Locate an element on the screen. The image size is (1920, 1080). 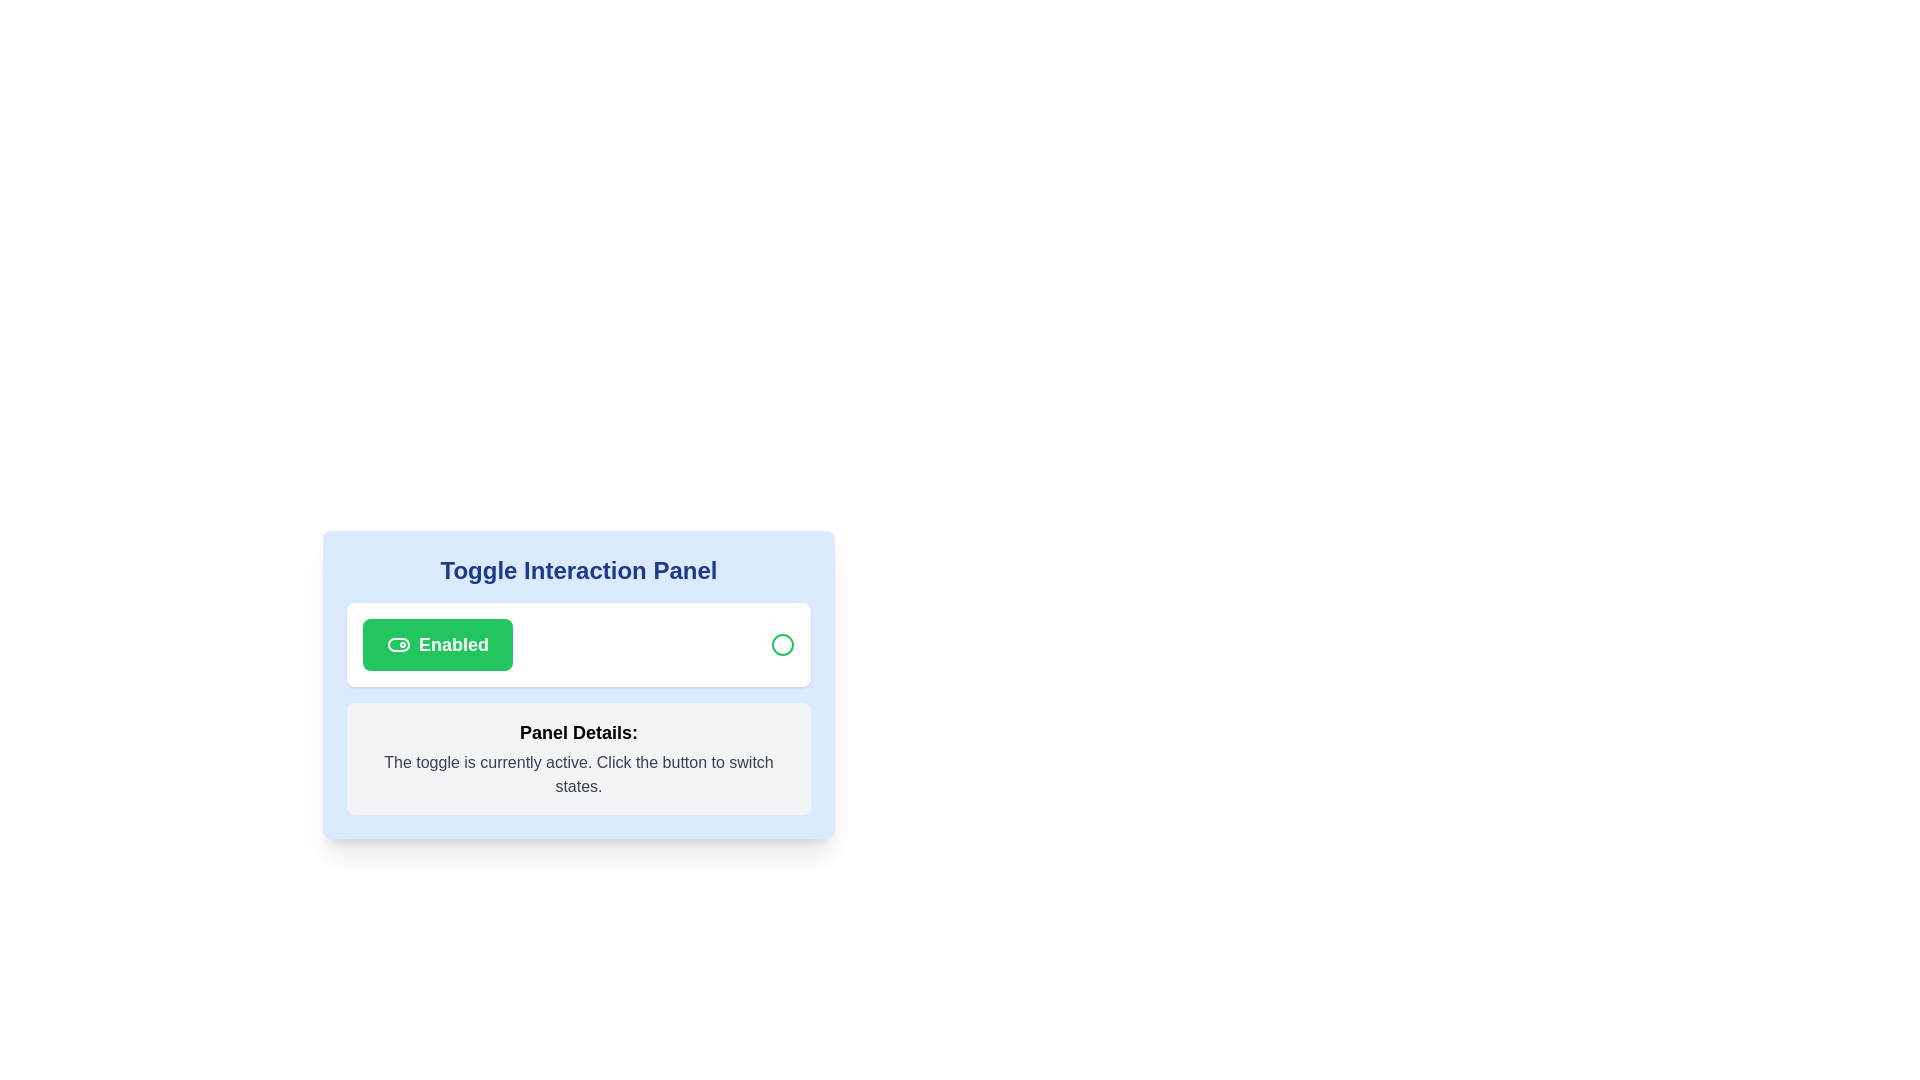
the 'Enabled' toggle button located in the 'Toggle Interaction Panel' is located at coordinates (436, 644).